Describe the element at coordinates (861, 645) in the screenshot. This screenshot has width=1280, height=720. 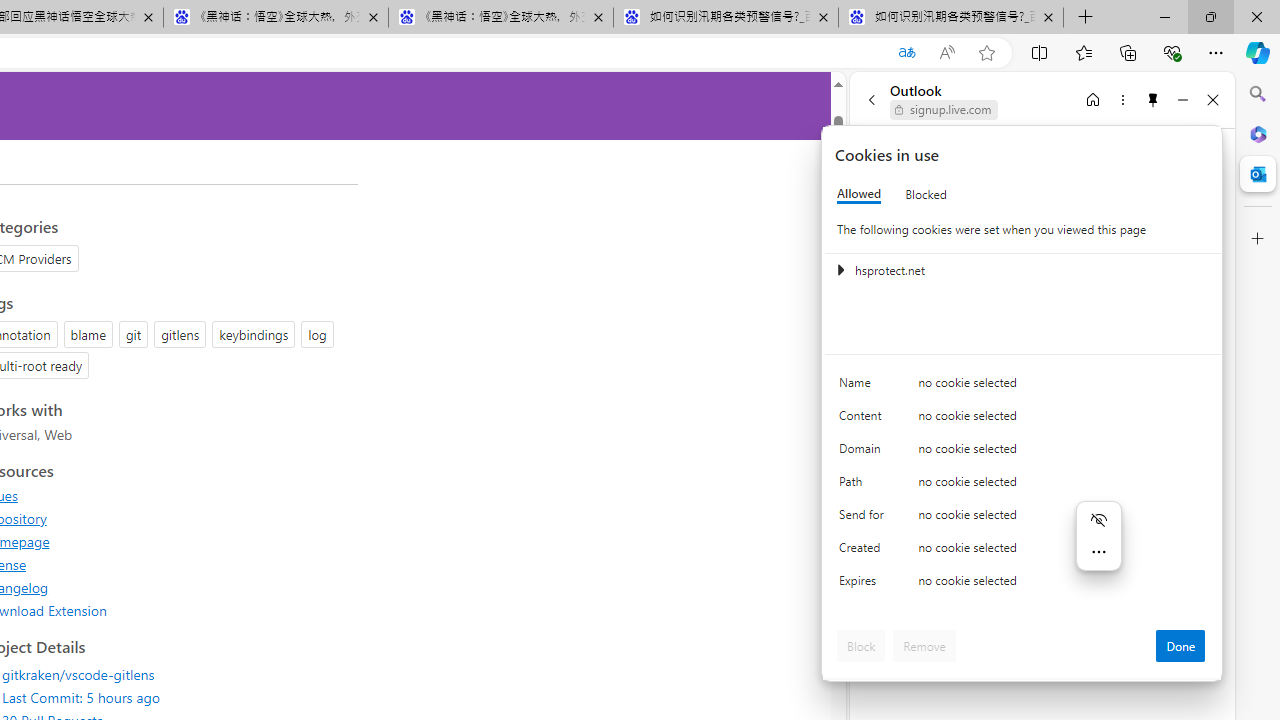
I see `'Block'` at that location.